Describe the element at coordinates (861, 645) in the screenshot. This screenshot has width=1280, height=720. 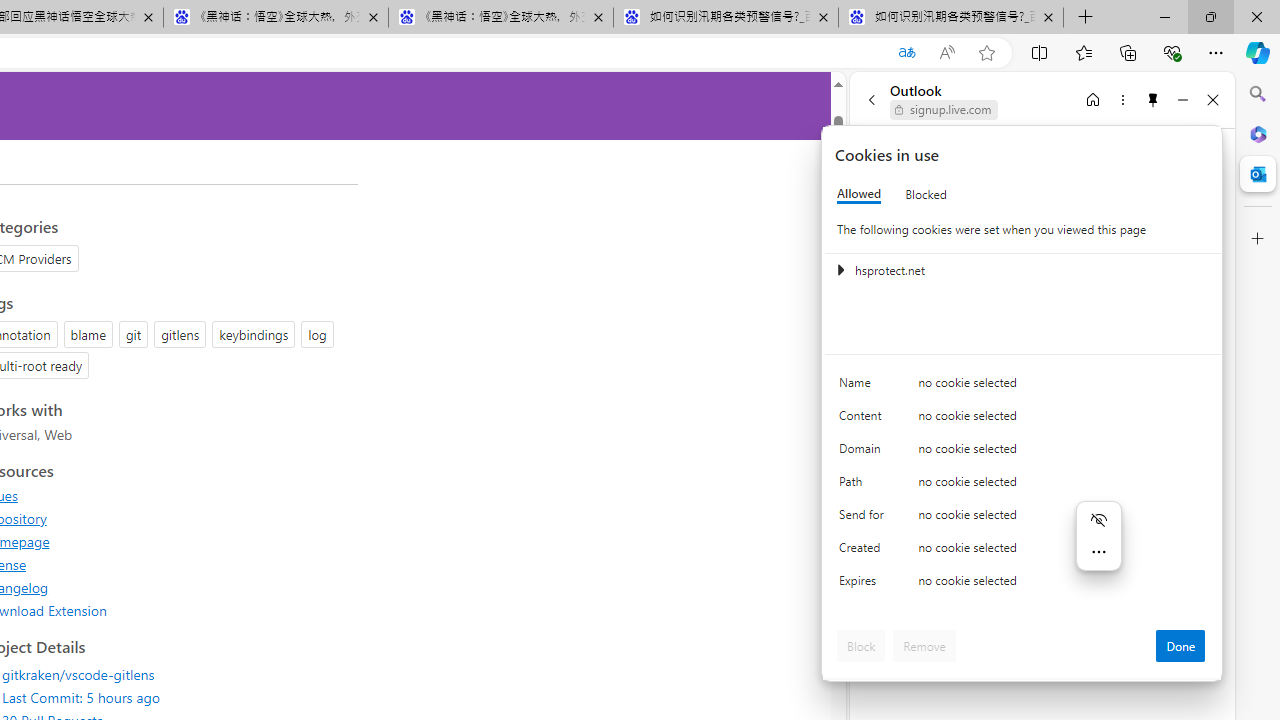
I see `'Block'` at that location.